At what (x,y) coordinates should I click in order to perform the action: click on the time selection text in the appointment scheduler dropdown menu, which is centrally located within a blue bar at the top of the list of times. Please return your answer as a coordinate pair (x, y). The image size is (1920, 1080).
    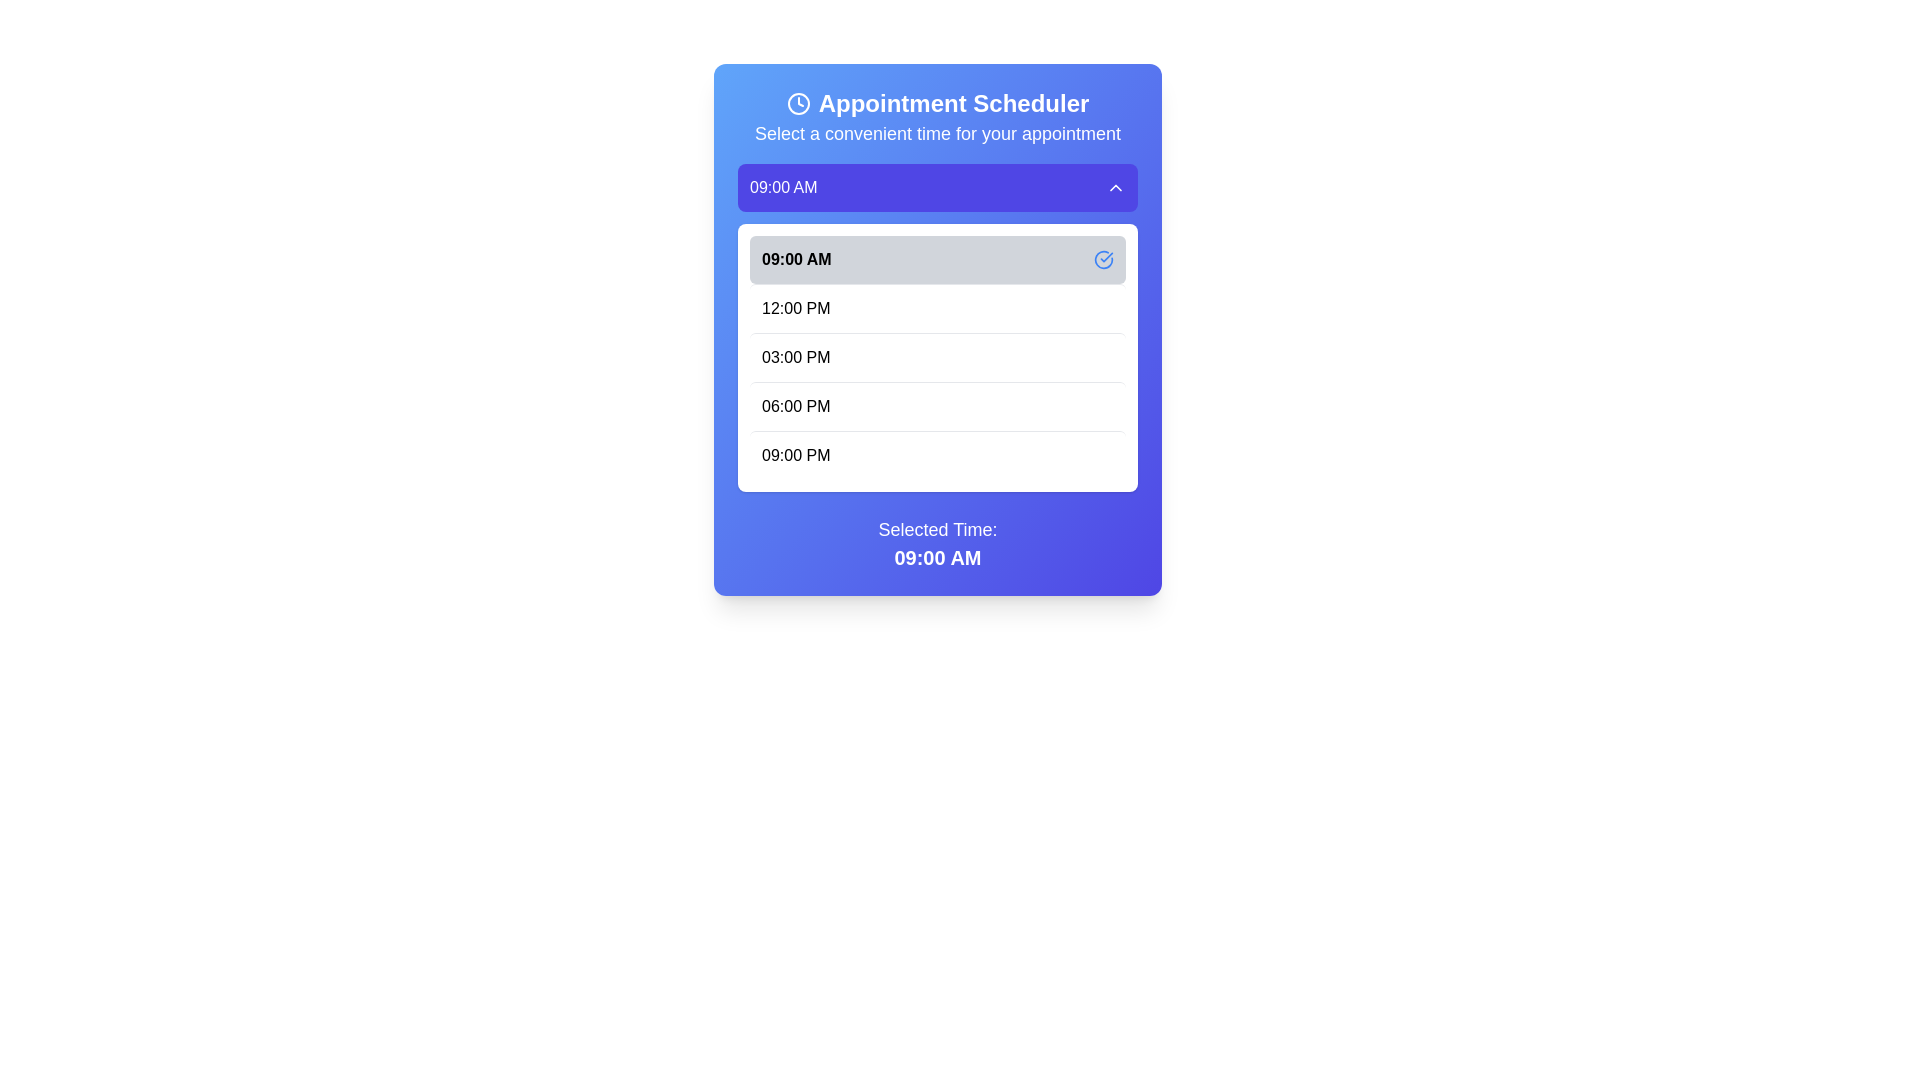
    Looking at the image, I should click on (782, 188).